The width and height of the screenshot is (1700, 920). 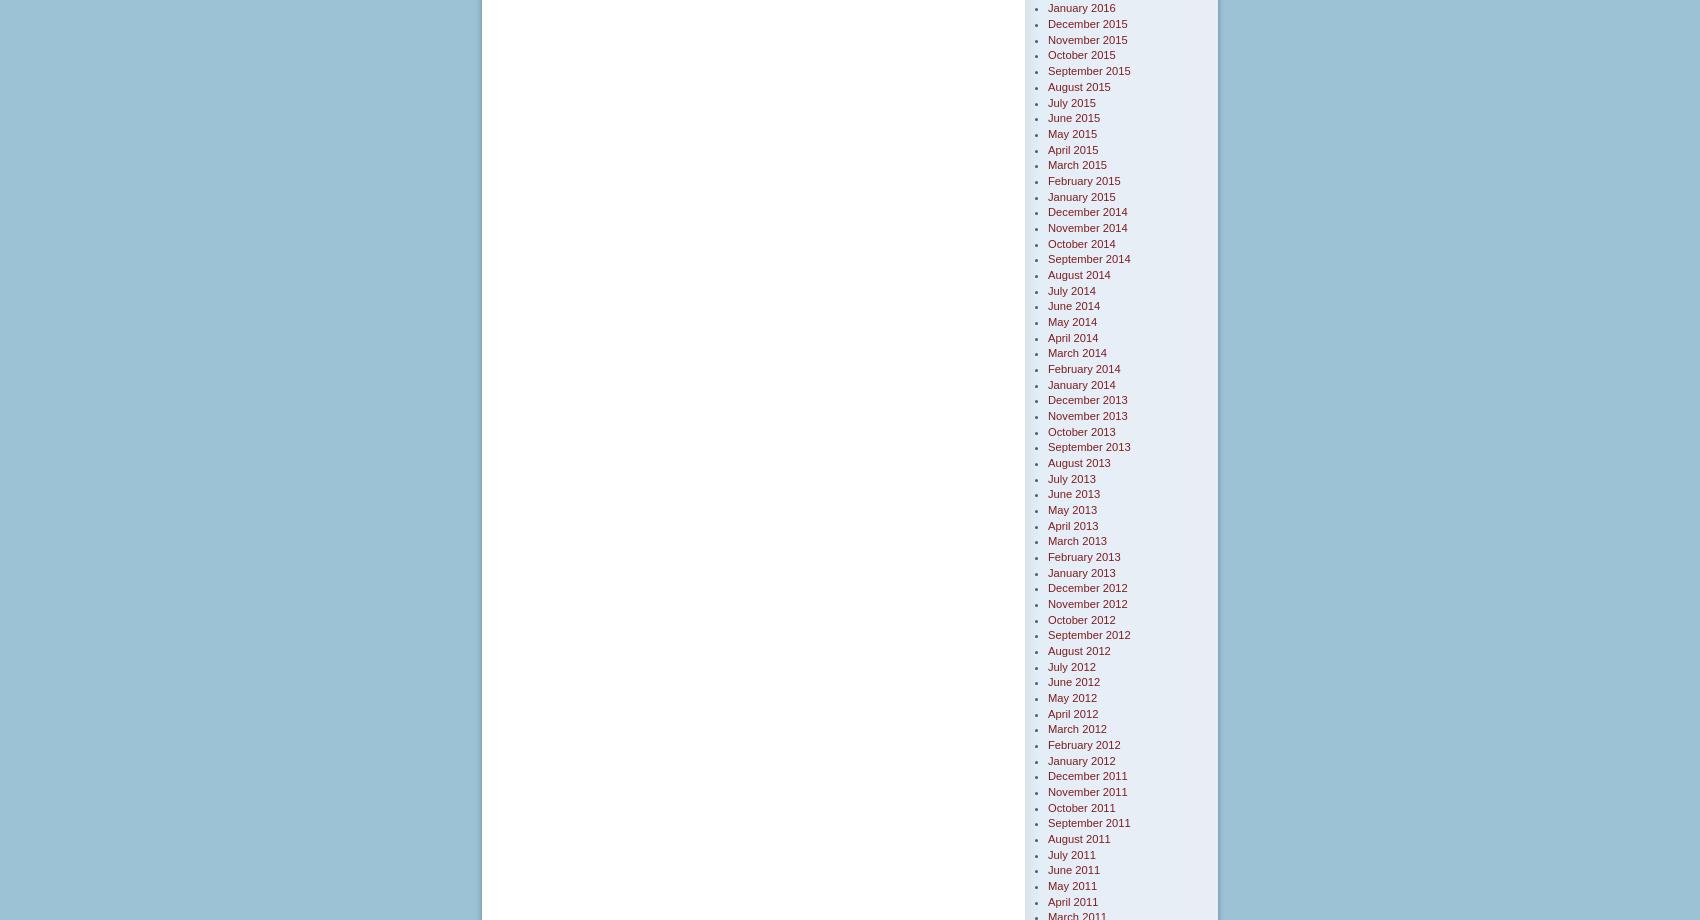 I want to click on 'March 2013', so click(x=1077, y=540).